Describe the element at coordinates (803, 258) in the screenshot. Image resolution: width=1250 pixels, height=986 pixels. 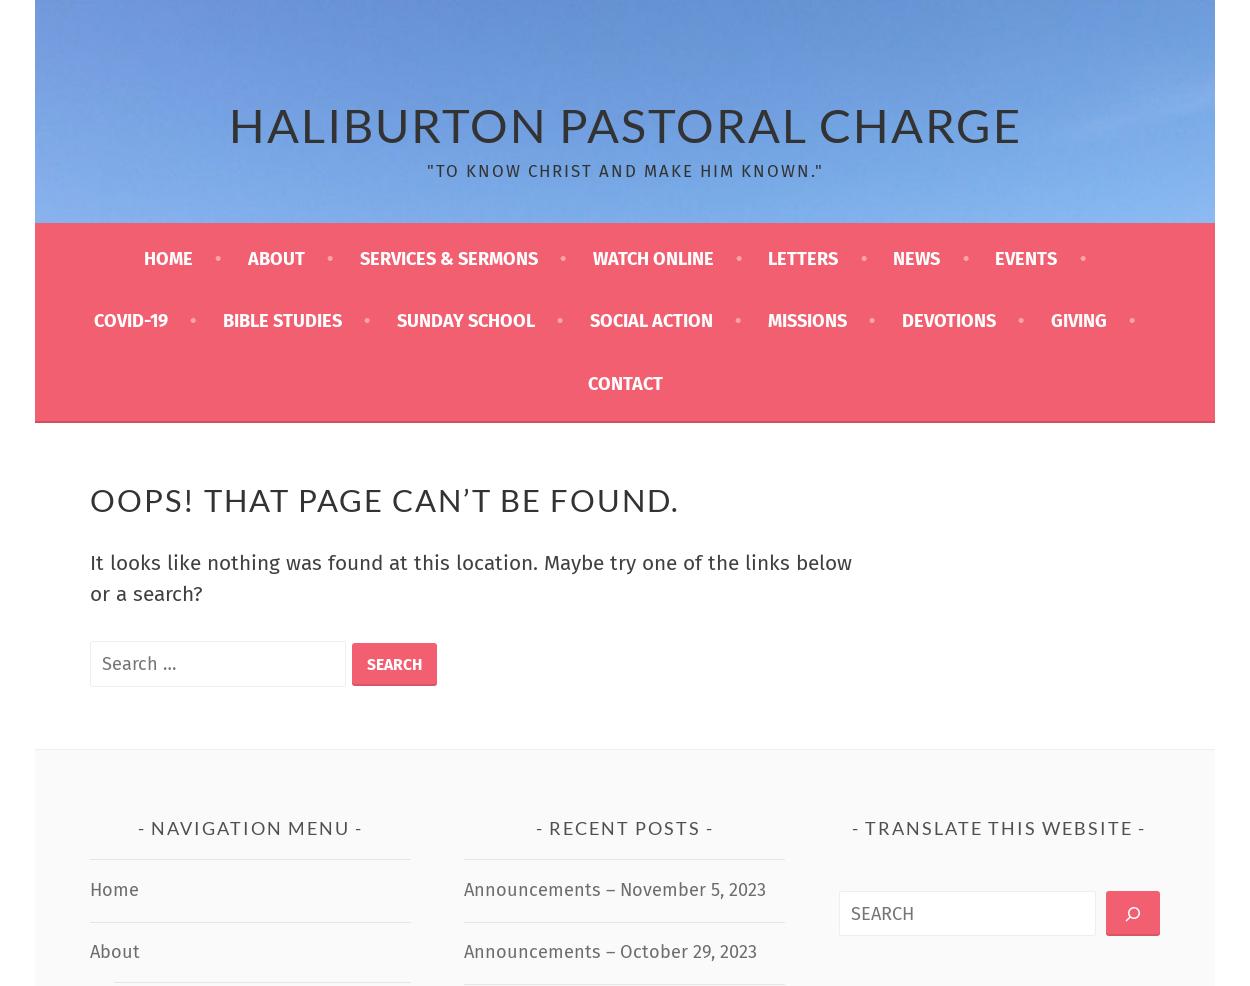
I see `'Letters'` at that location.